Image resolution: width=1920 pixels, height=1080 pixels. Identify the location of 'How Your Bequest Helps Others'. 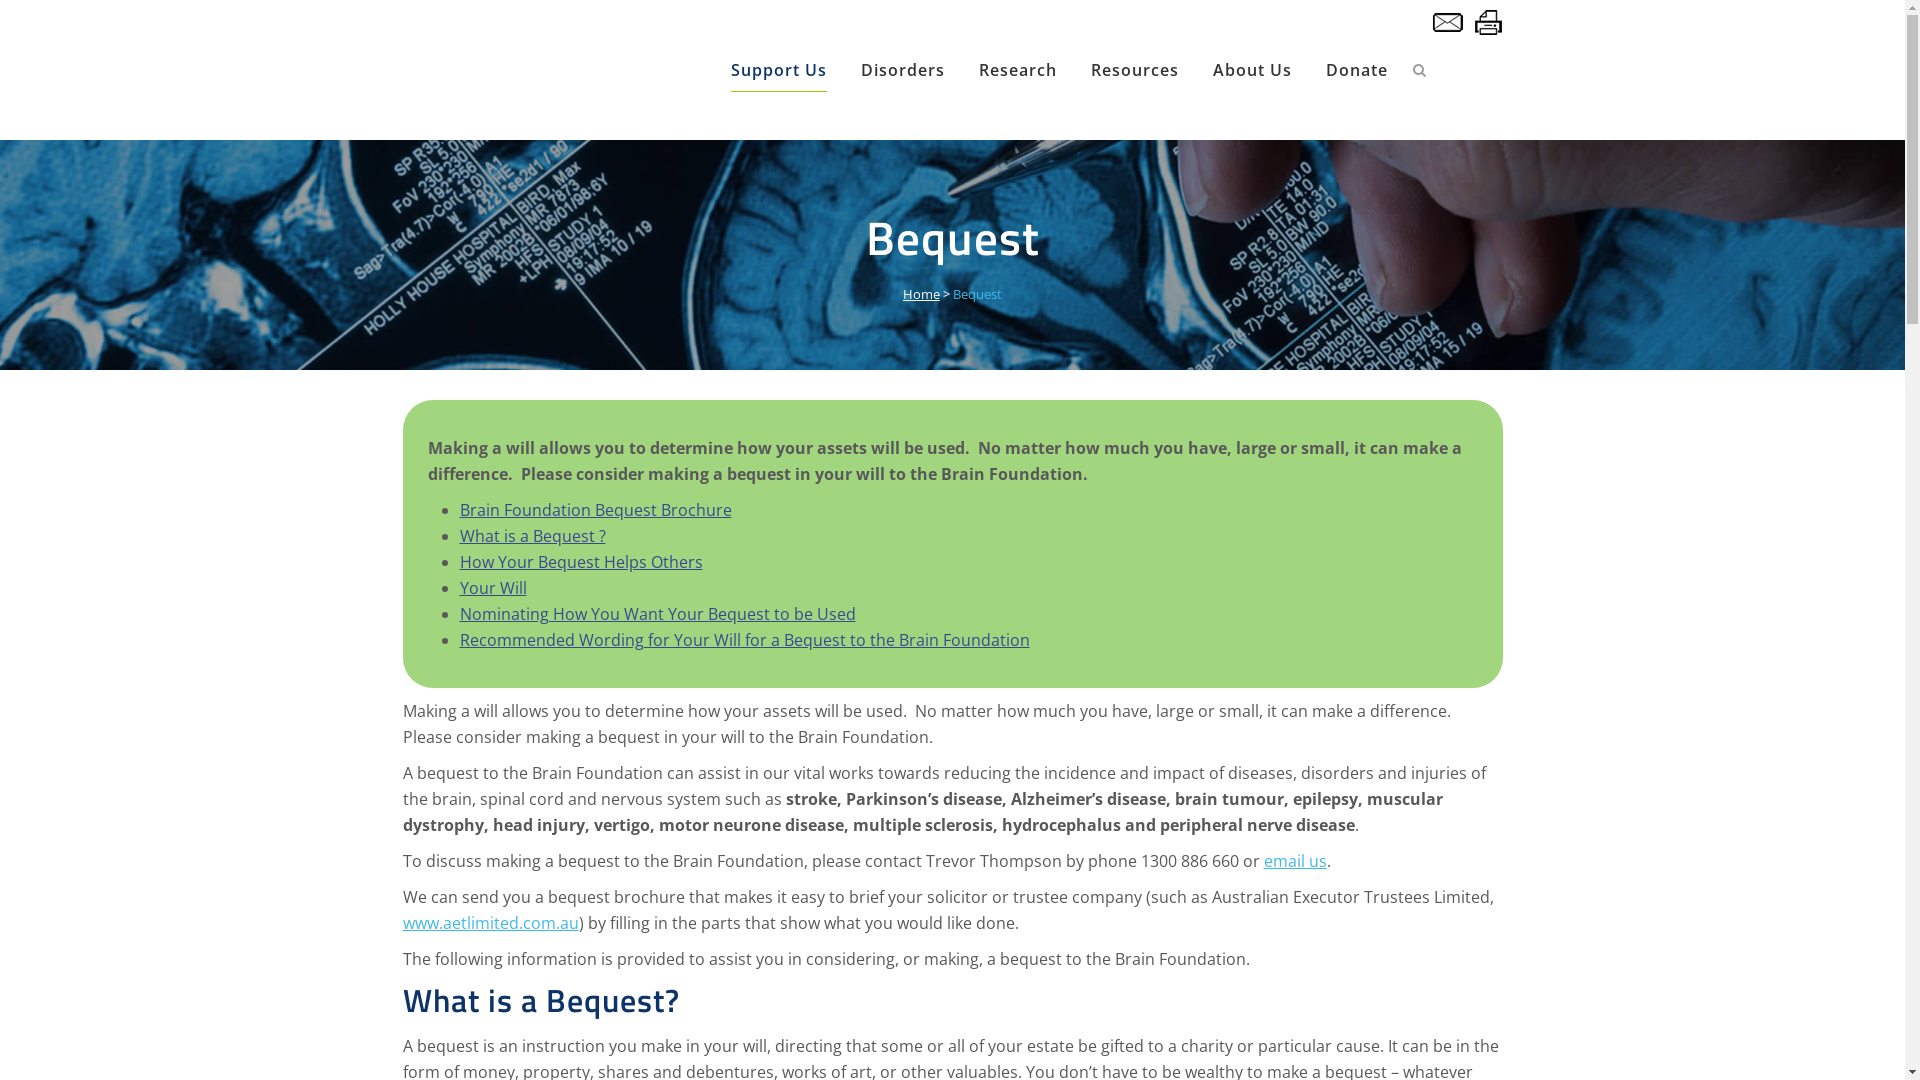
(580, 562).